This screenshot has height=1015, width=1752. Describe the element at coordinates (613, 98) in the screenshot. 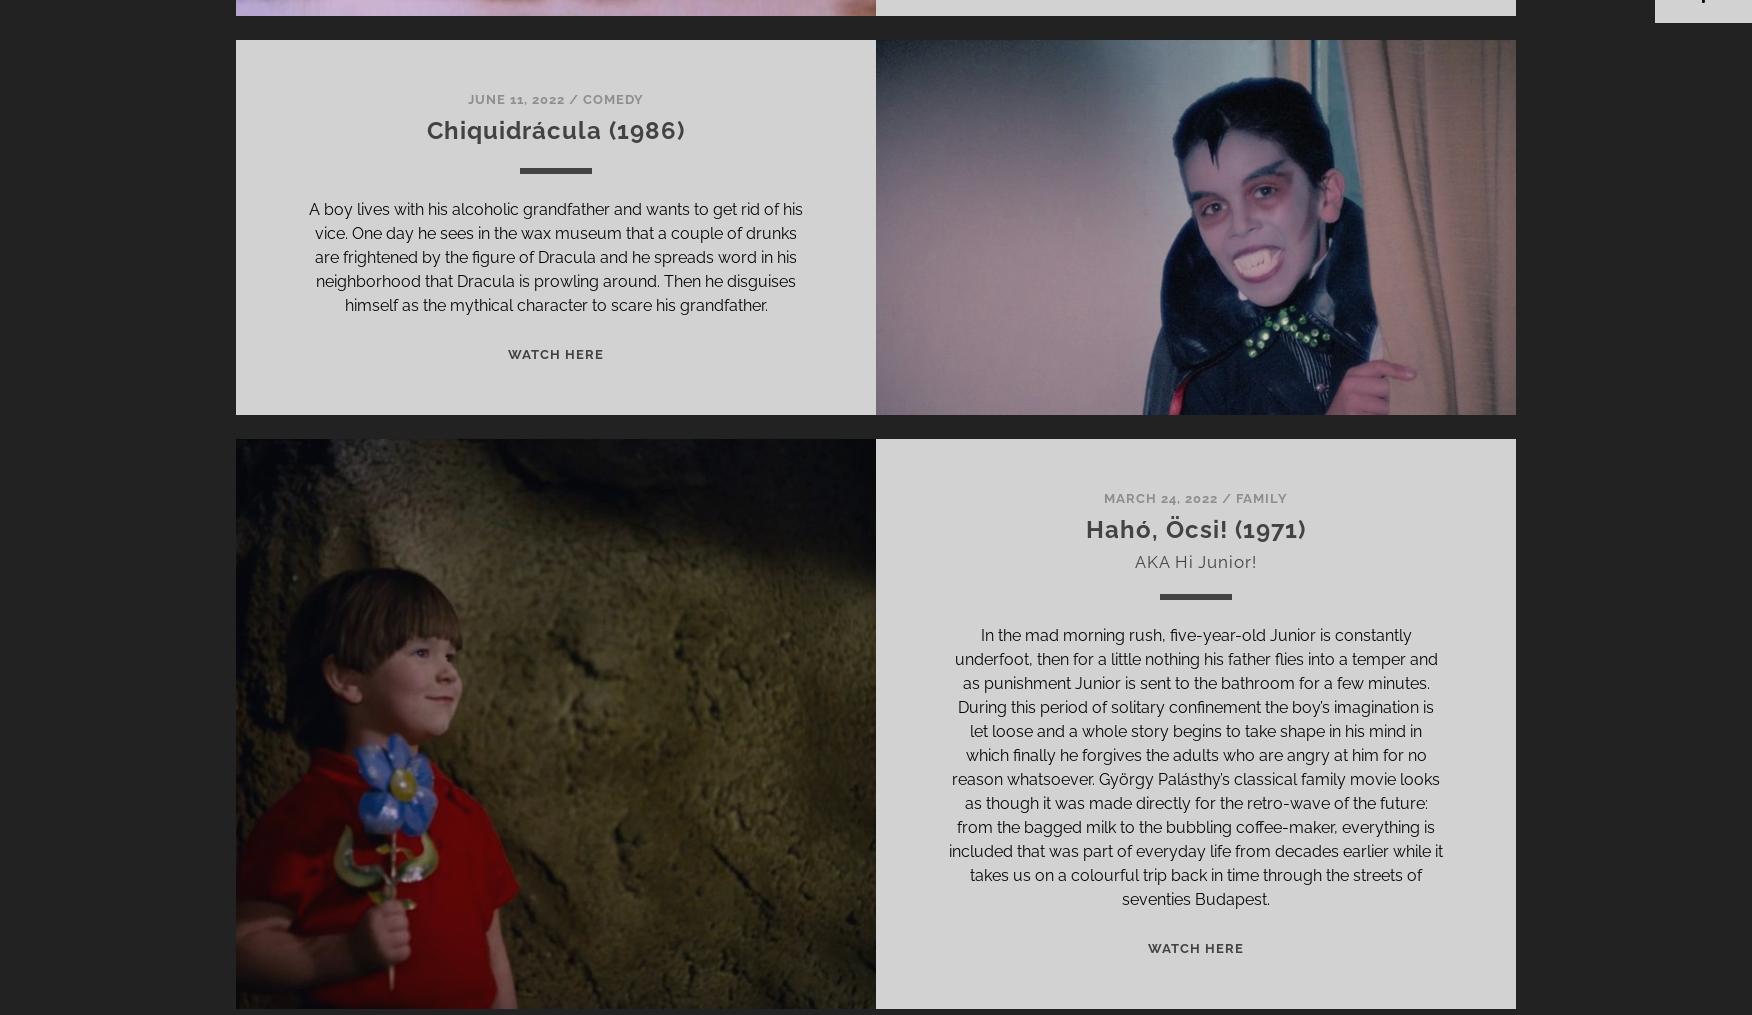

I see `'Comedy'` at that location.